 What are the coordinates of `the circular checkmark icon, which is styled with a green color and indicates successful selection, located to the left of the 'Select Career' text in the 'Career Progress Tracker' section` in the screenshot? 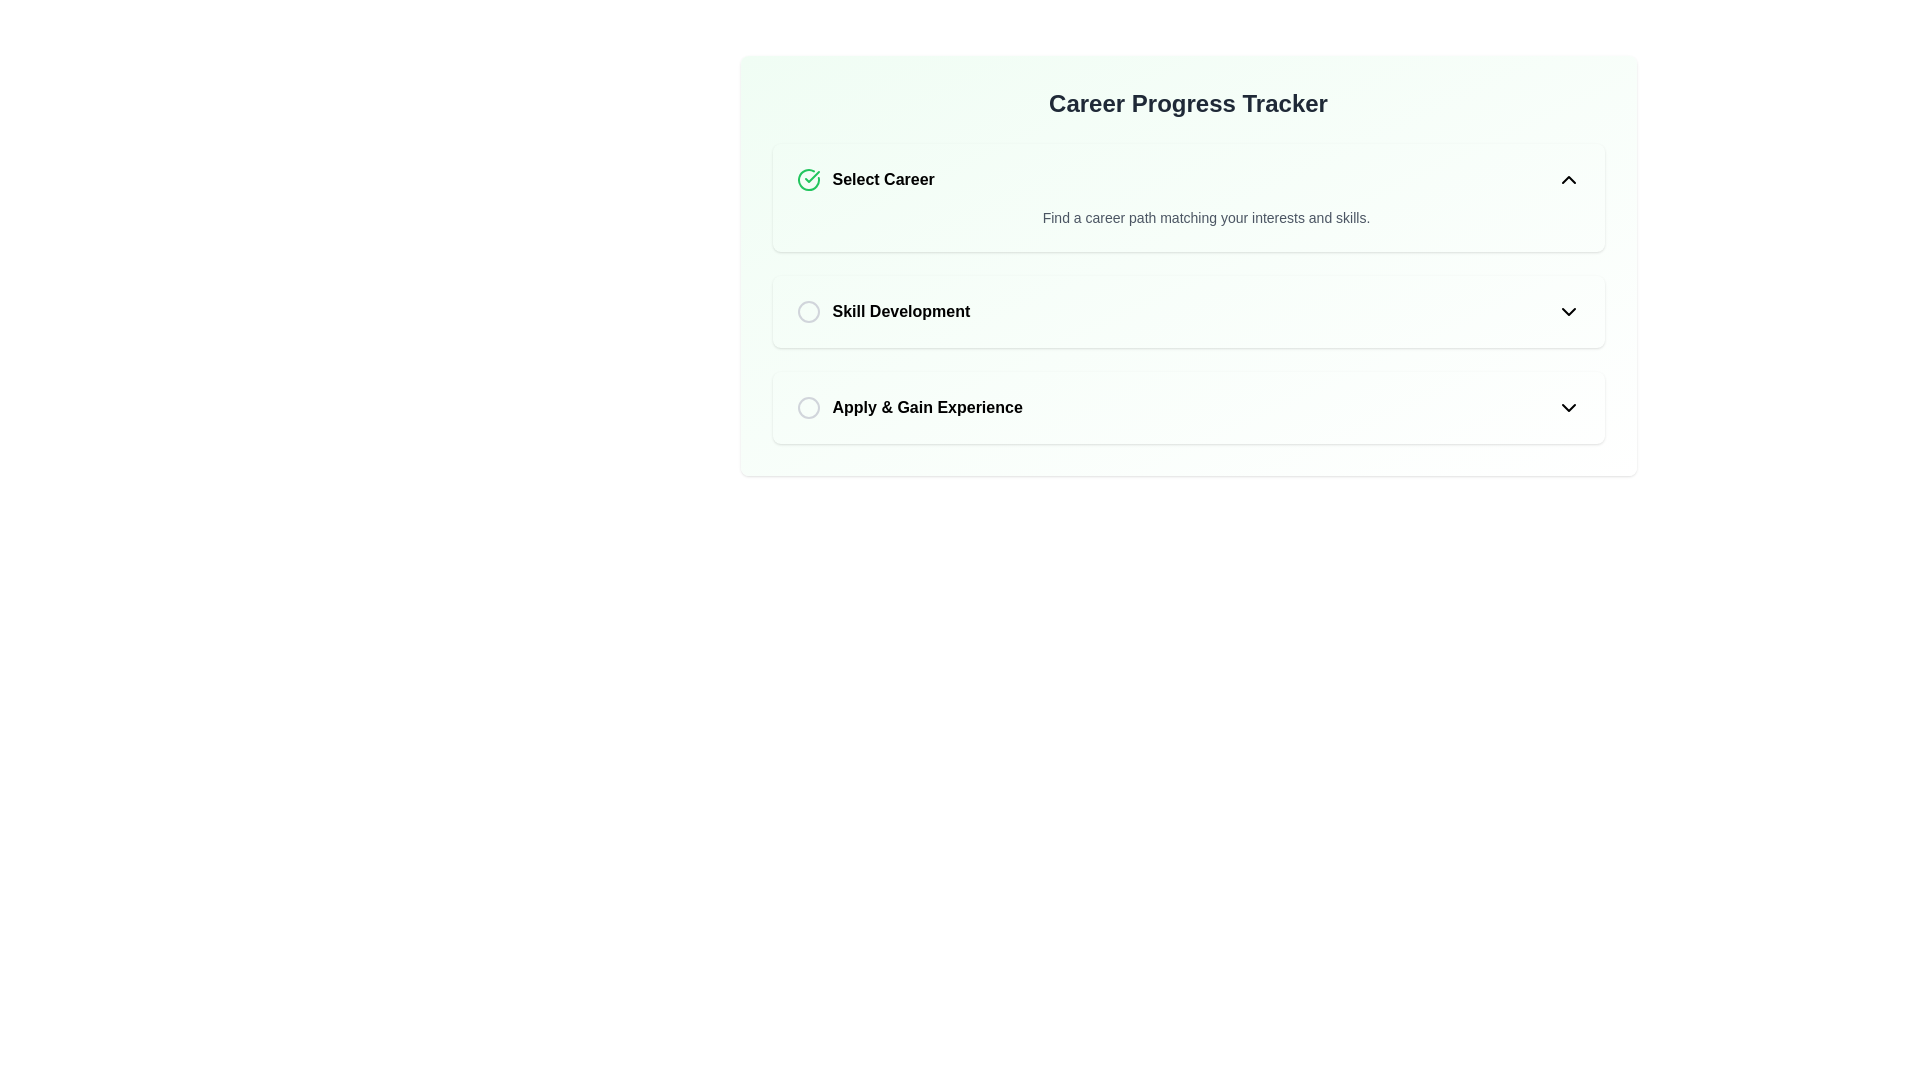 It's located at (808, 180).